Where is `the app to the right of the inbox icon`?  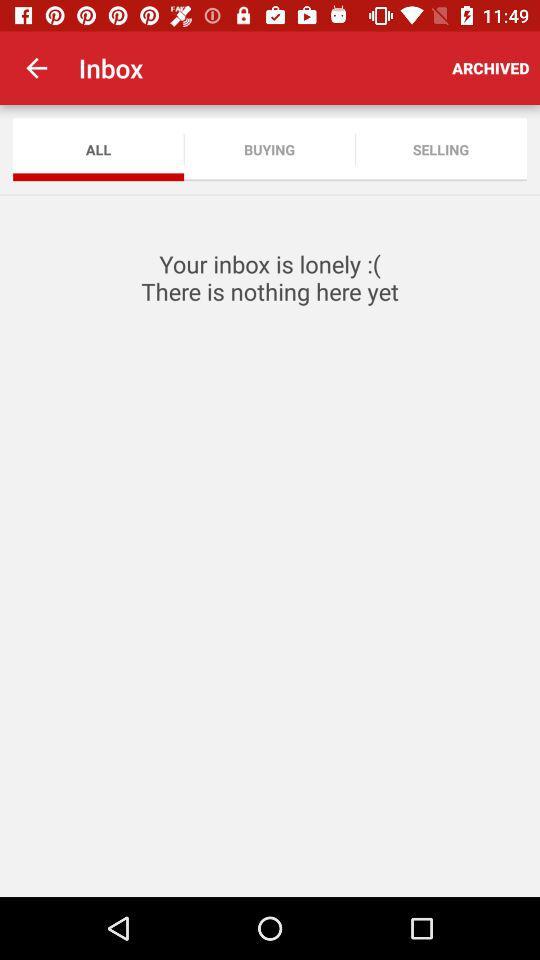
the app to the right of the inbox icon is located at coordinates (489, 68).